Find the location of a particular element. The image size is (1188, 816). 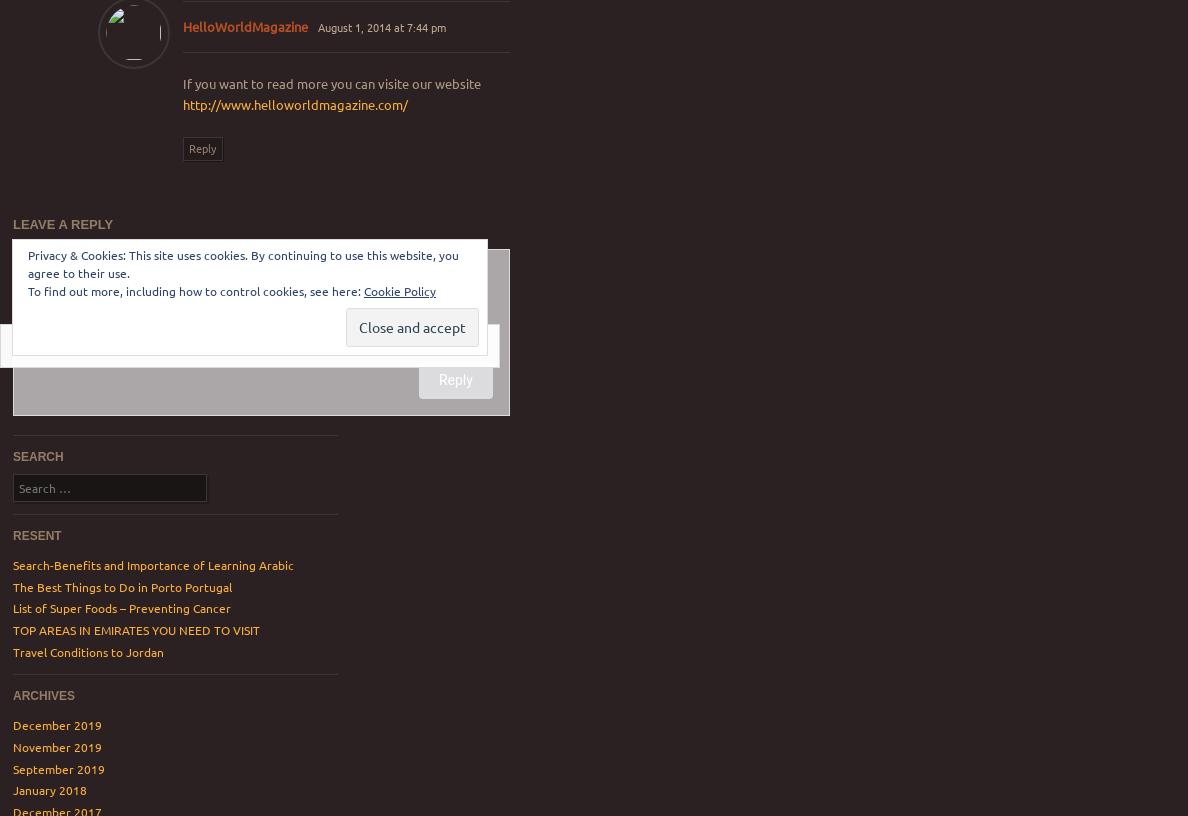

'Leave a Reply' is located at coordinates (62, 222).